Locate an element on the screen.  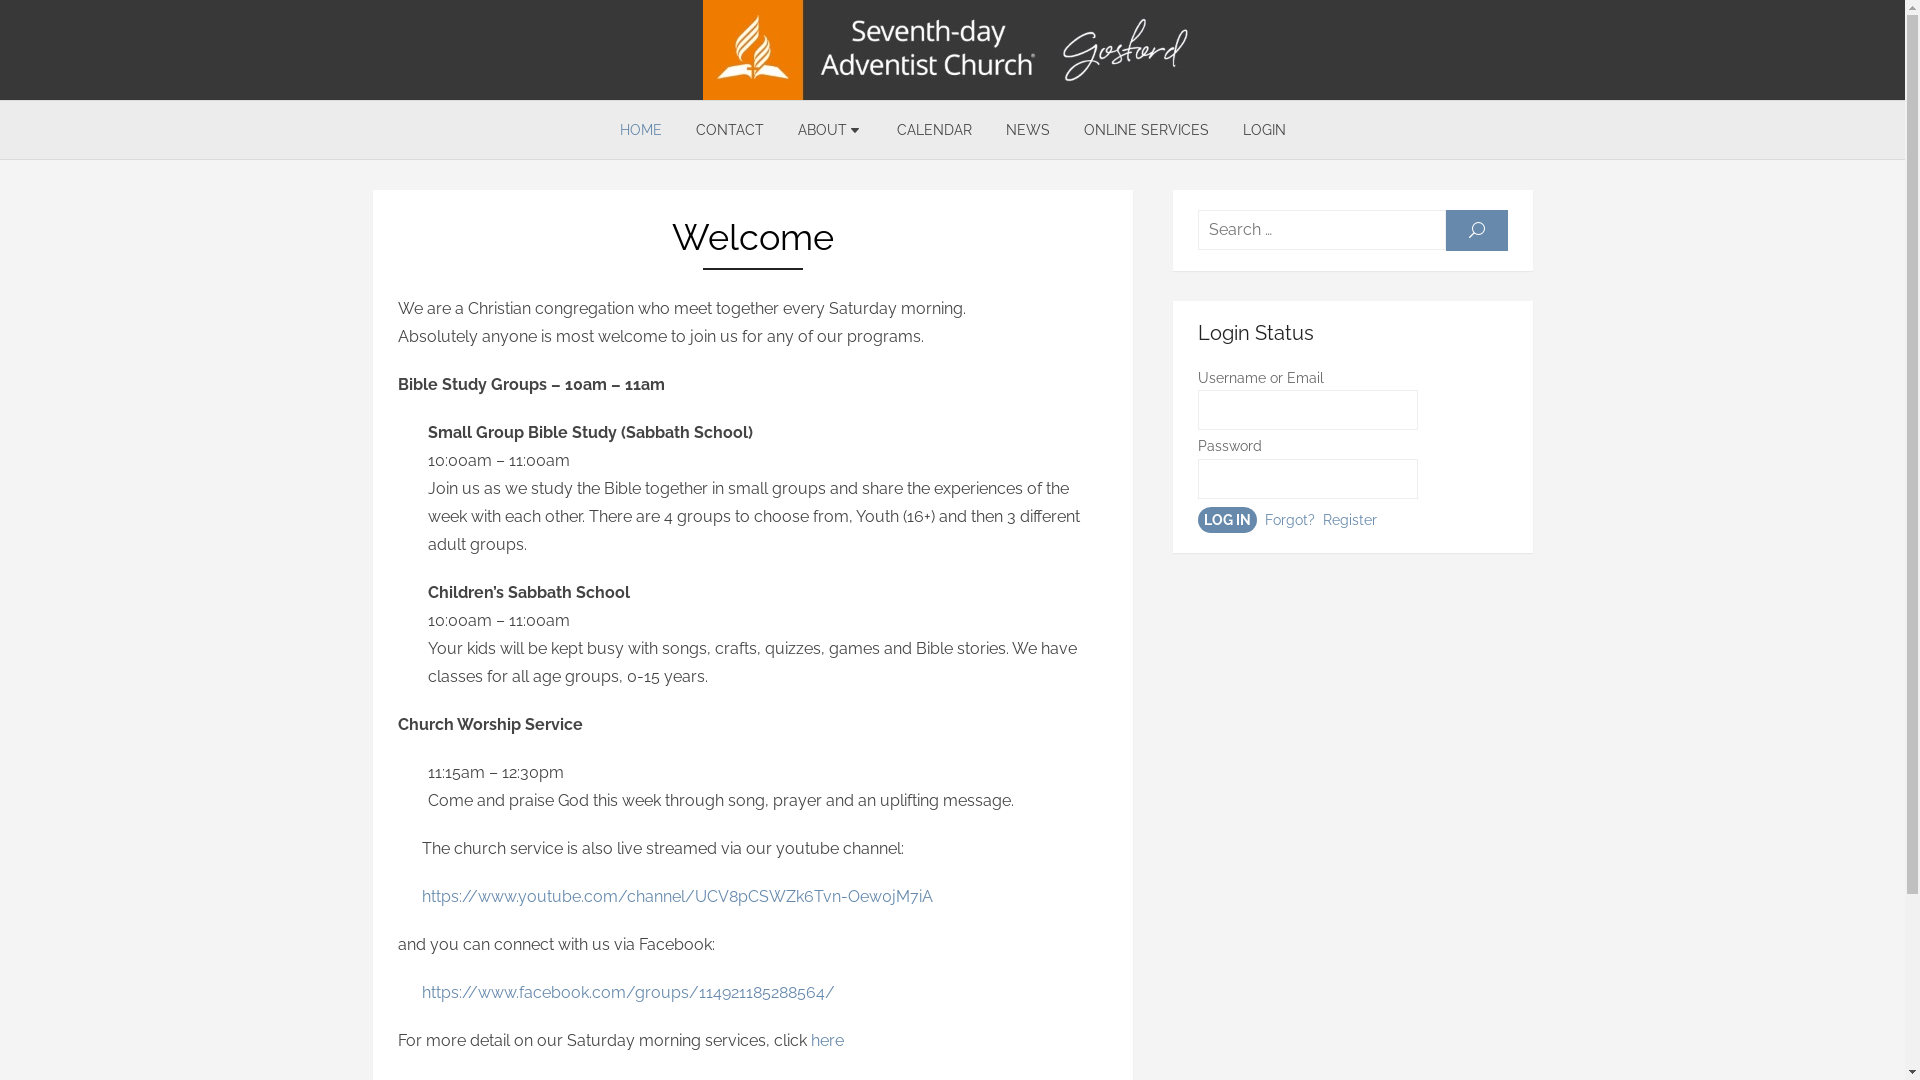
'HOME' is located at coordinates (638, 130).